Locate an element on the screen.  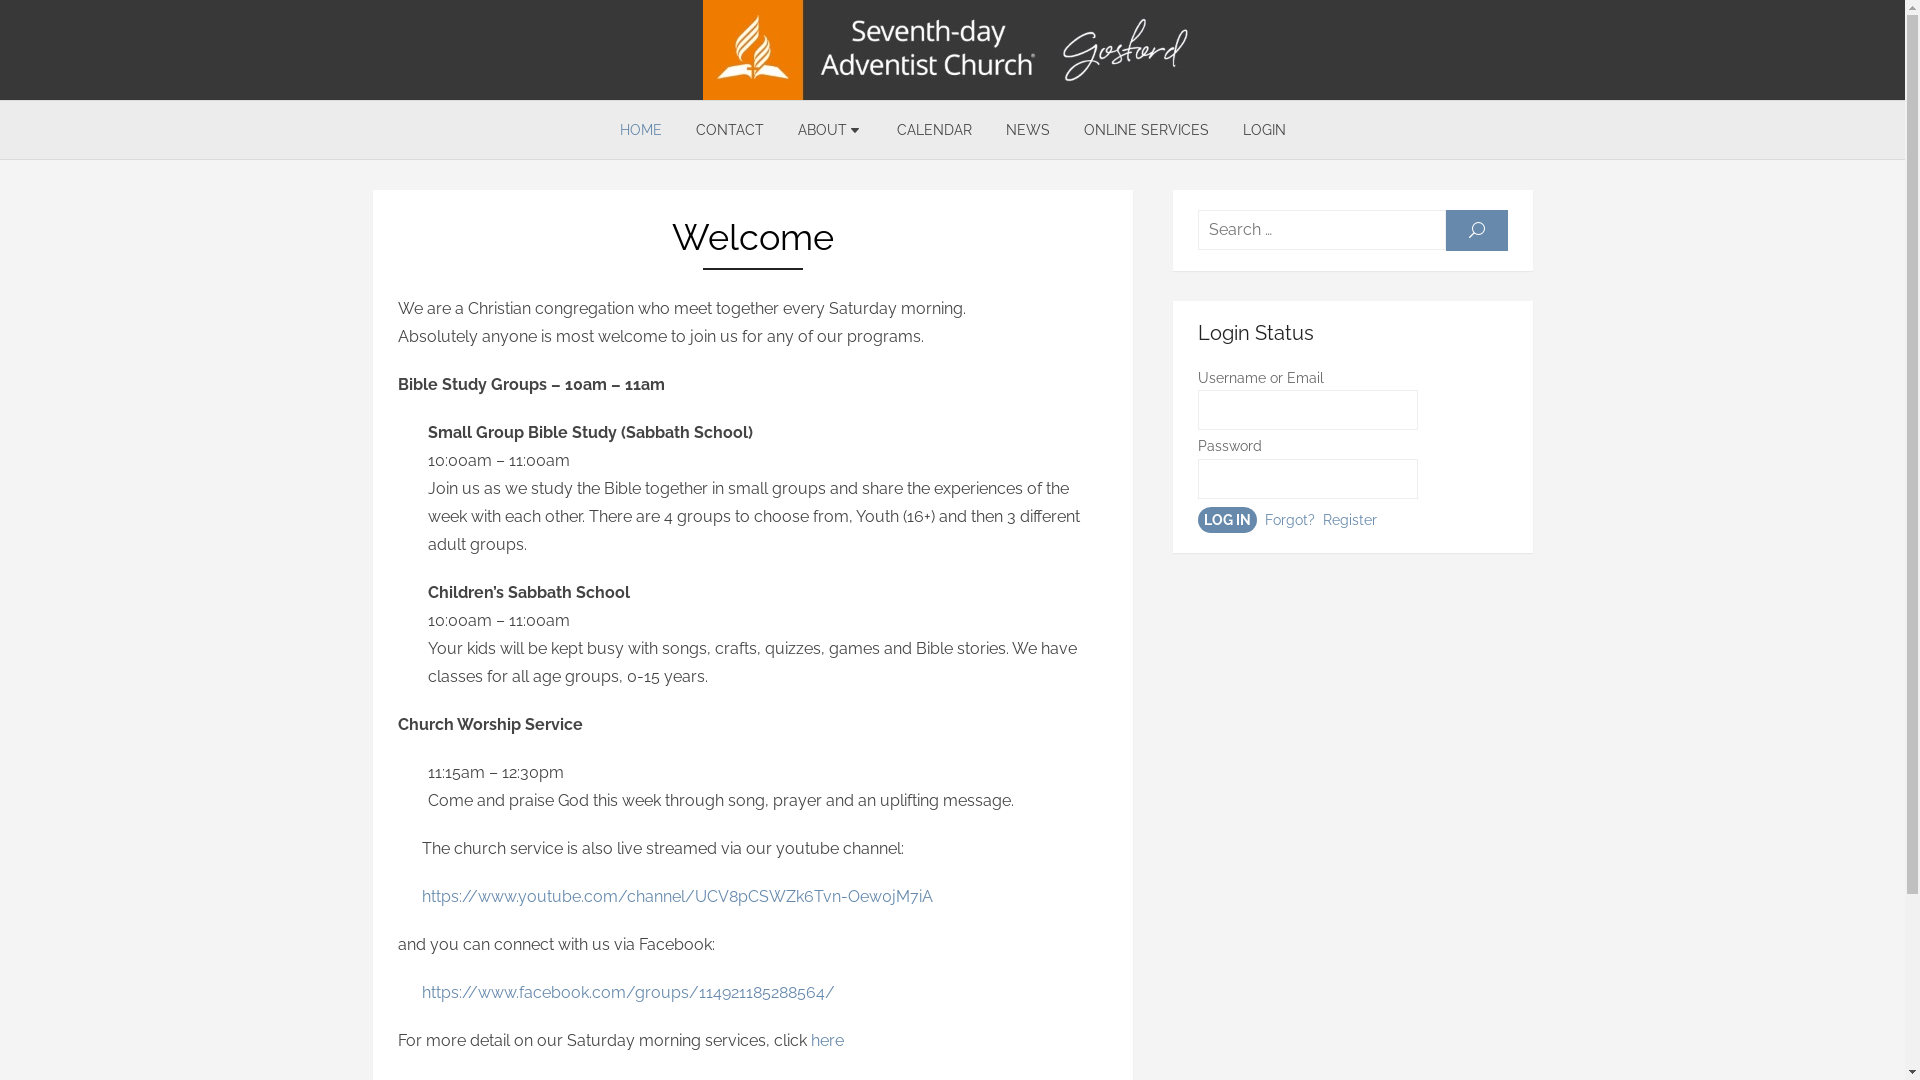
'HOME' is located at coordinates (638, 130).